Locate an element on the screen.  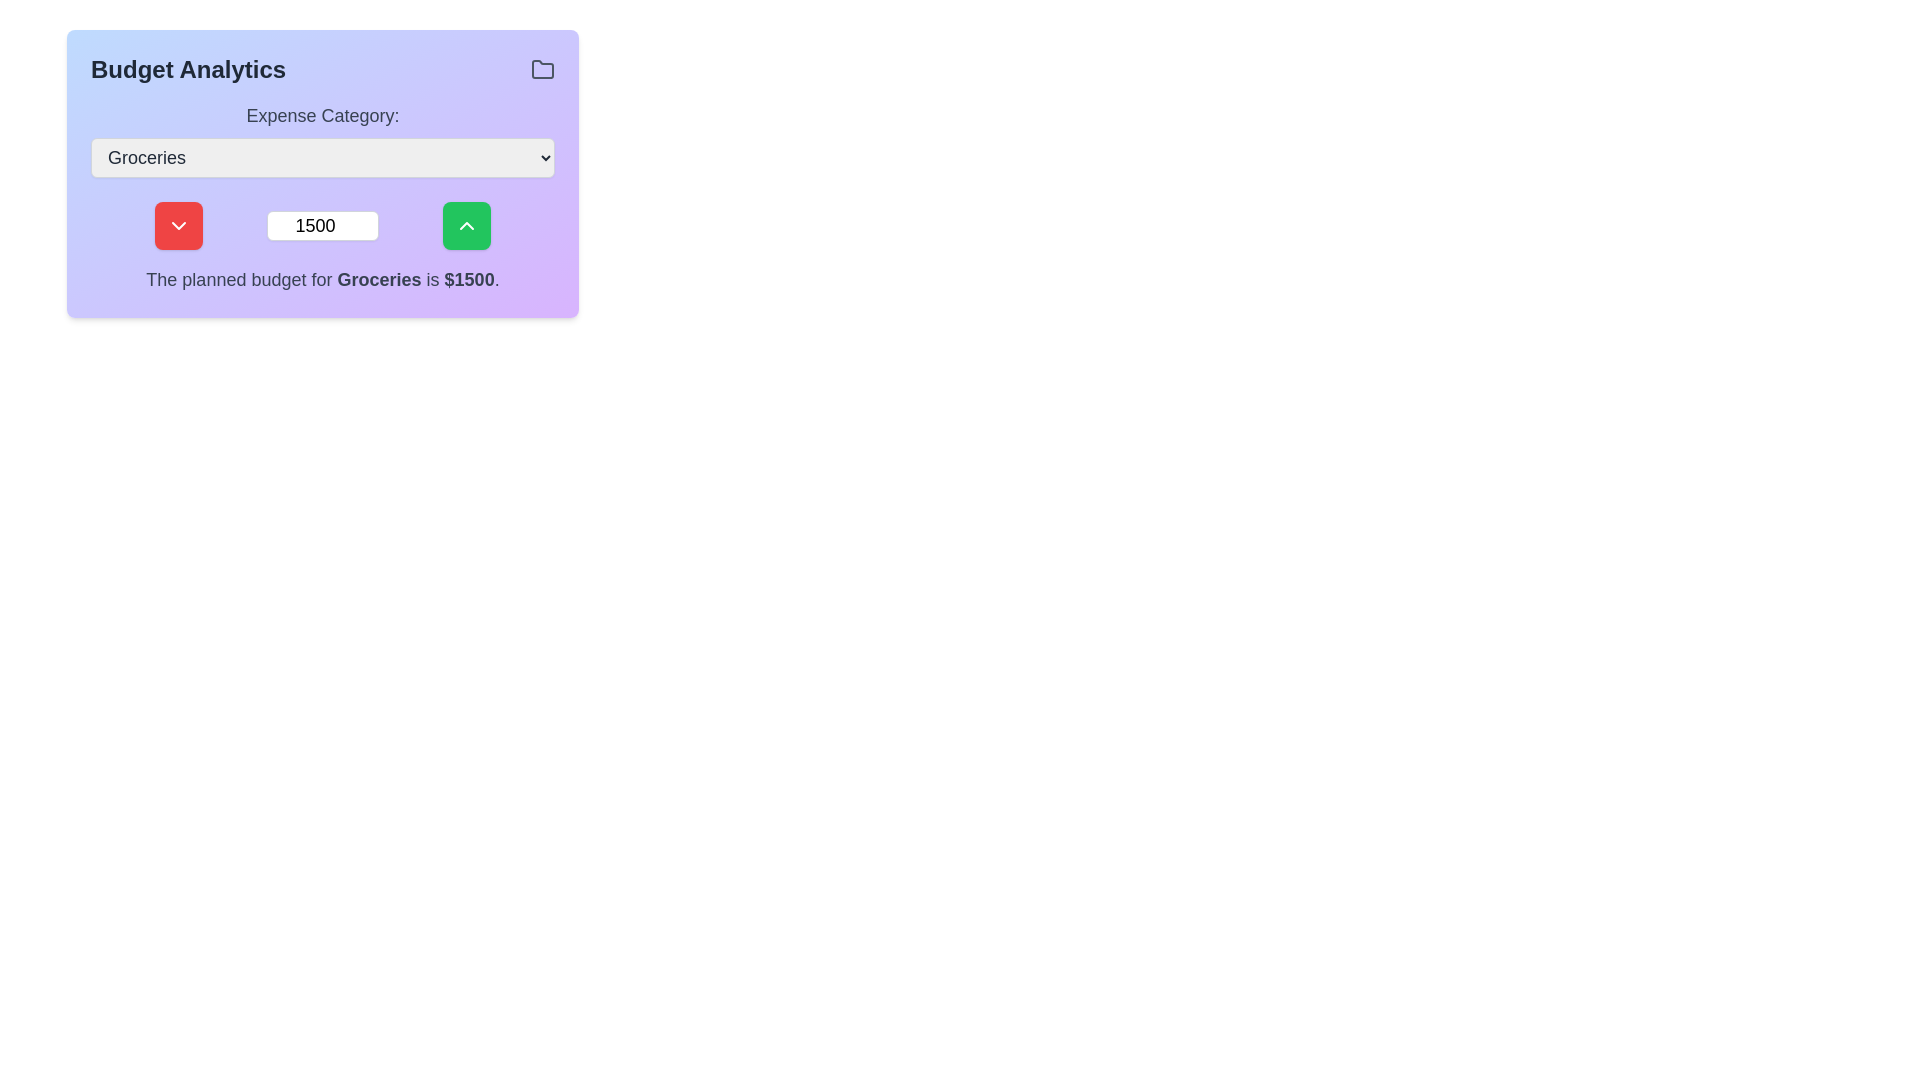
the increment button located to the right of the numerical input field is located at coordinates (465, 225).